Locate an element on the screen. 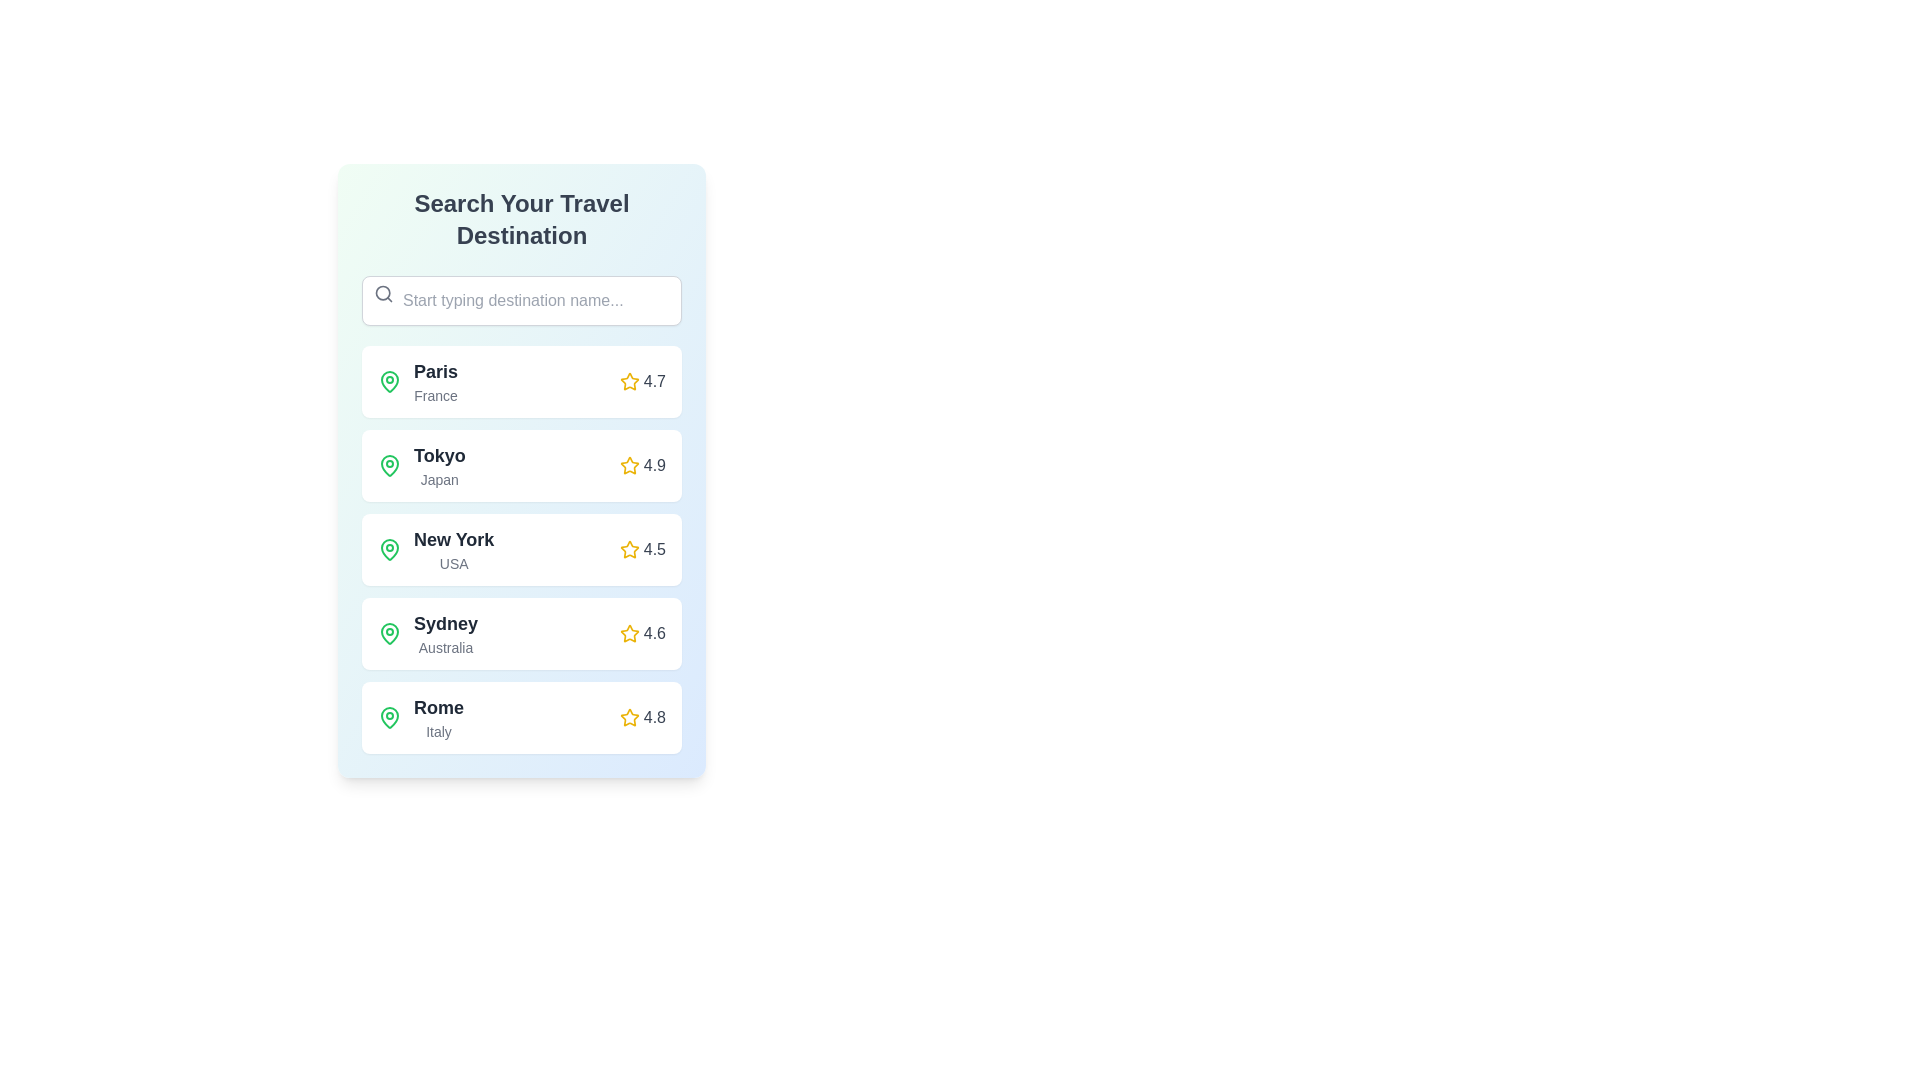 The image size is (1920, 1080). the fourth selectable list item representing a travel destination, located between the 'New York' and 'Rome' entries is located at coordinates (522, 633).